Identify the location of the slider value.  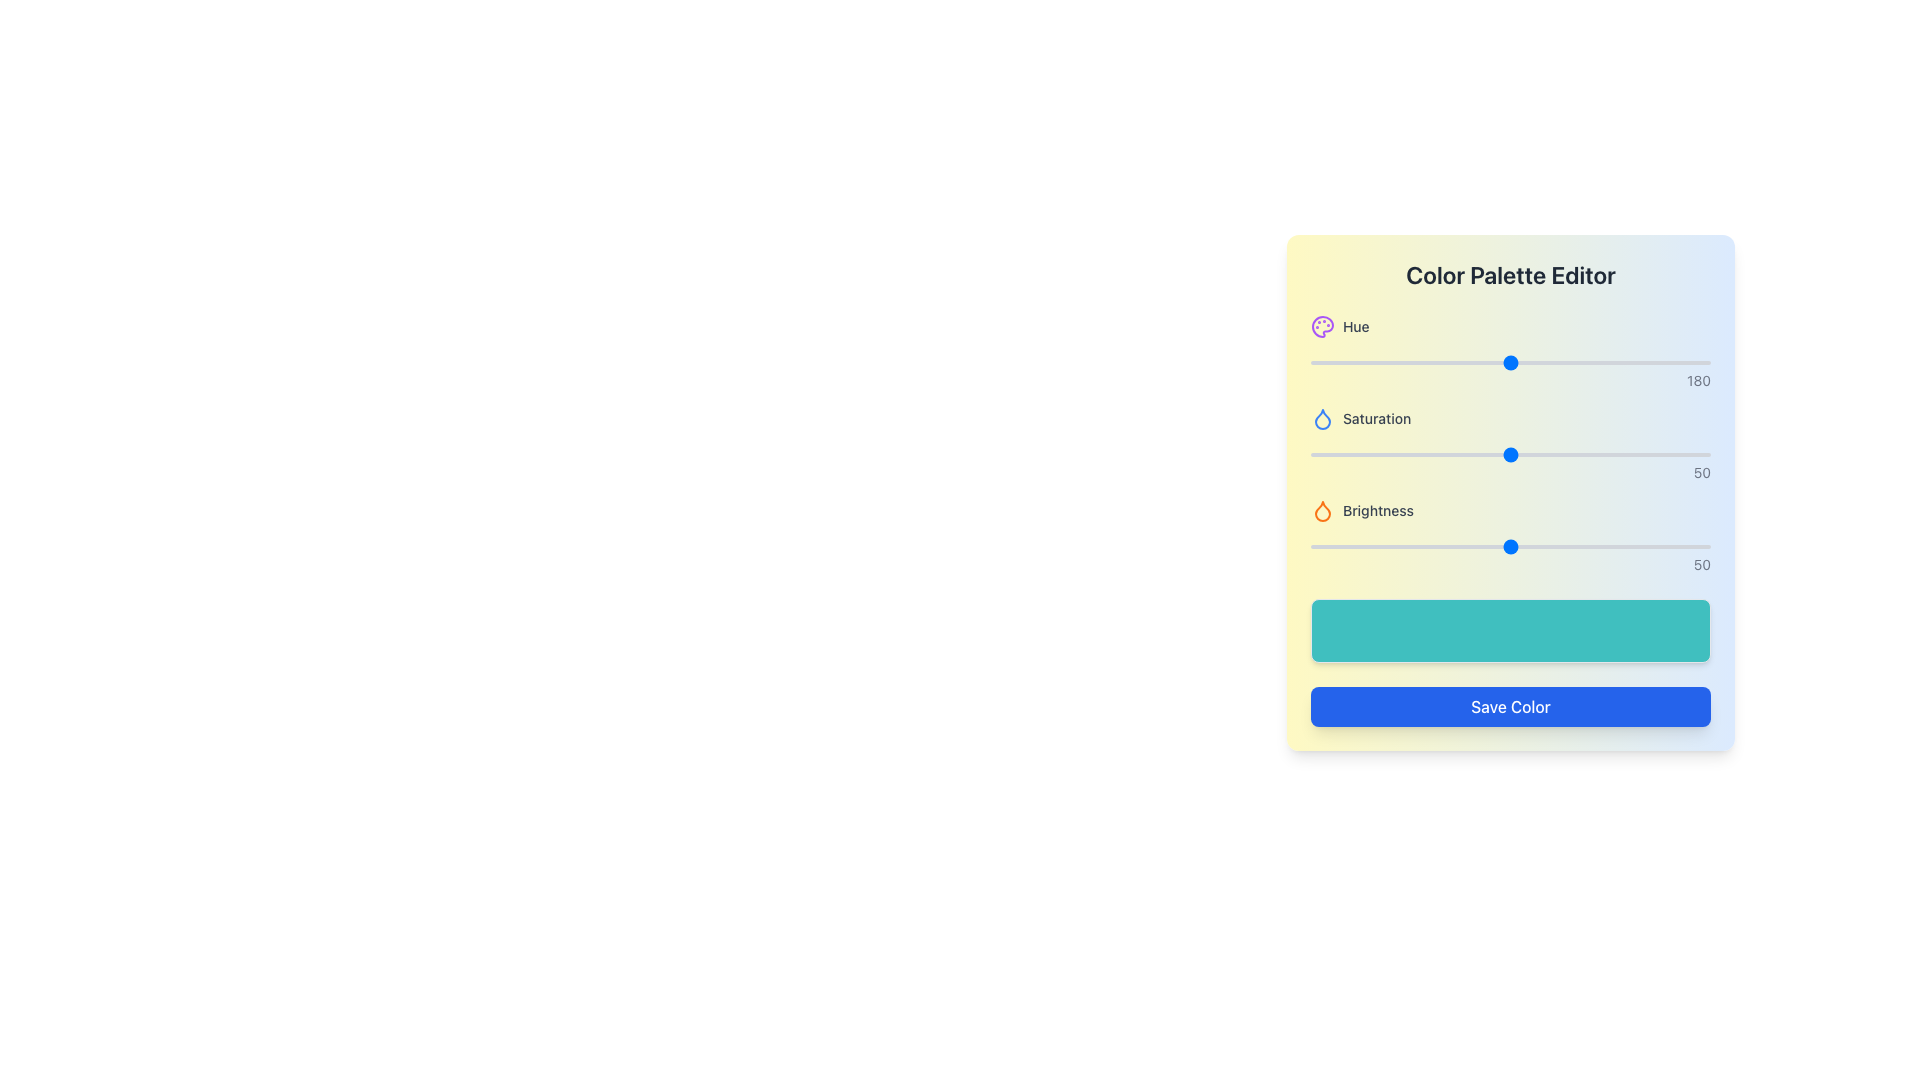
(1618, 455).